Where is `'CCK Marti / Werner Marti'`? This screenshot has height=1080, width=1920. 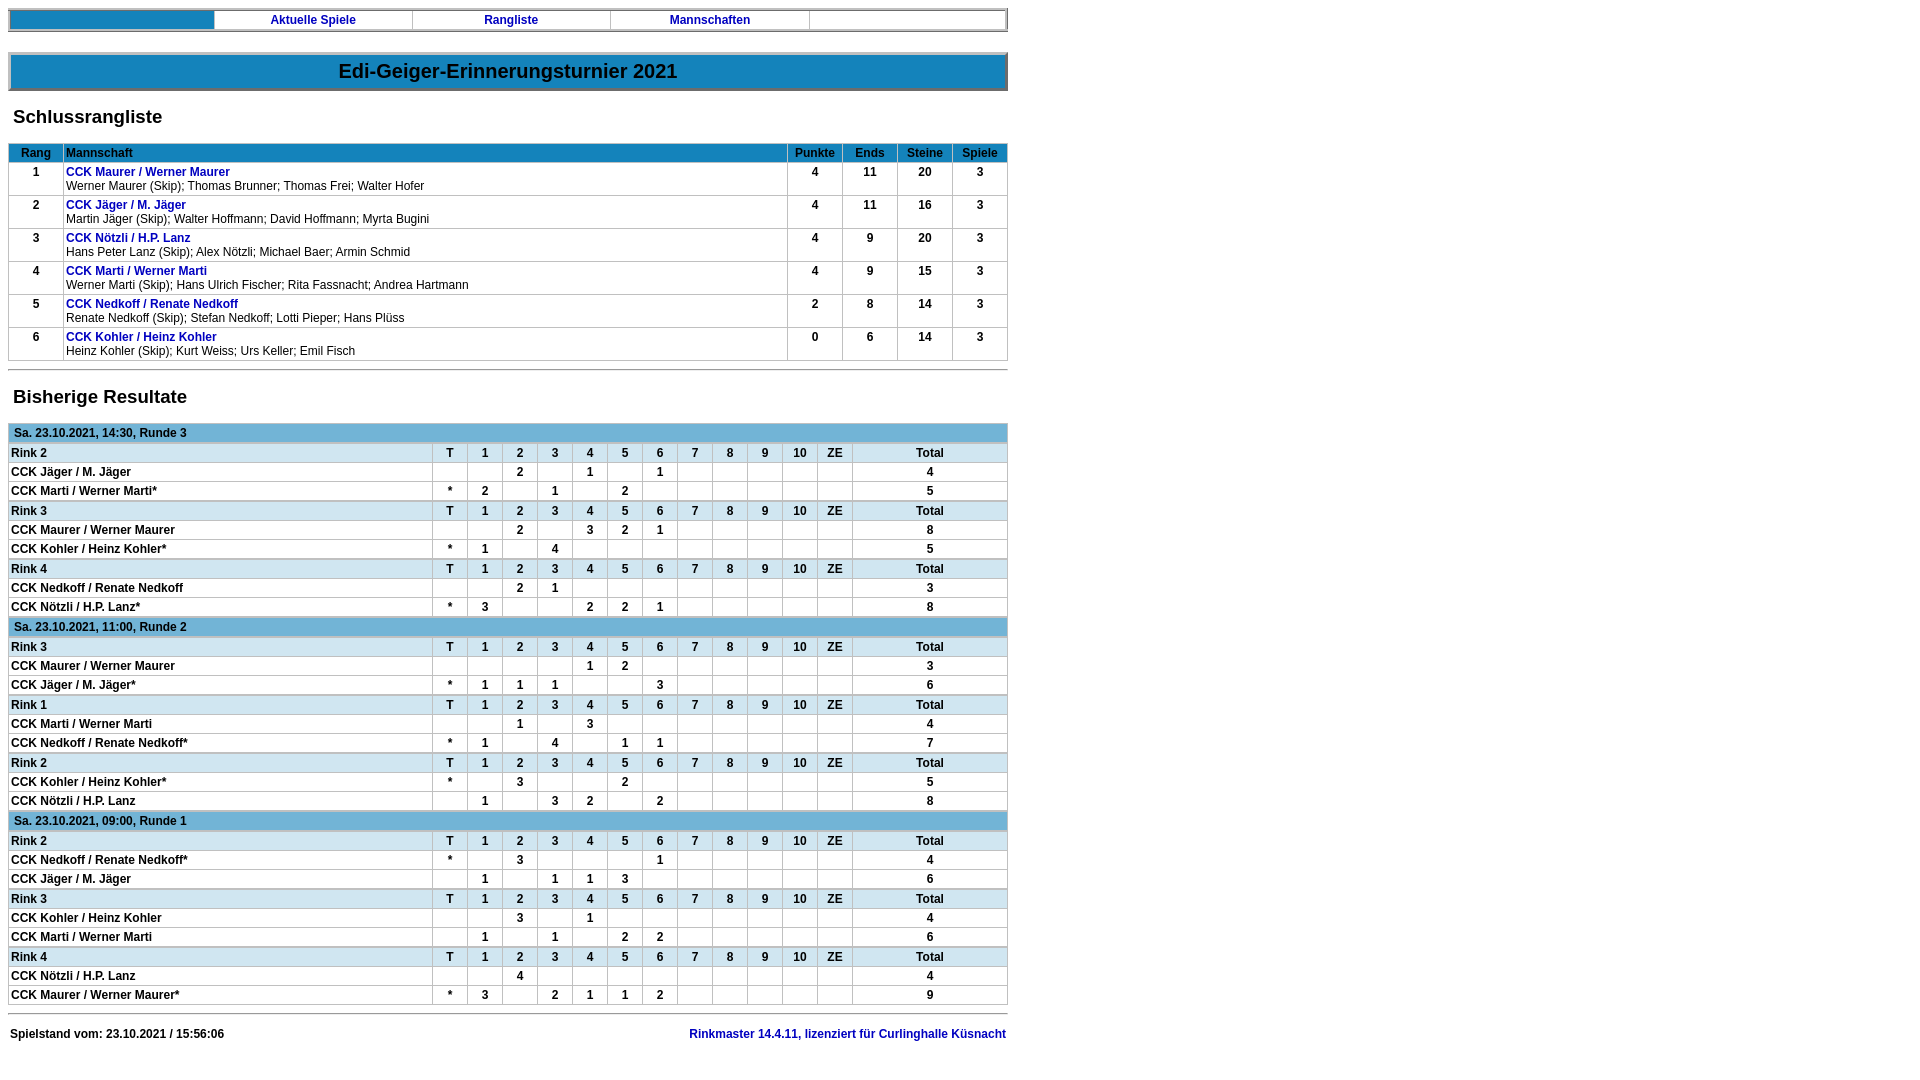 'CCK Marti / Werner Marti' is located at coordinates (135, 270).